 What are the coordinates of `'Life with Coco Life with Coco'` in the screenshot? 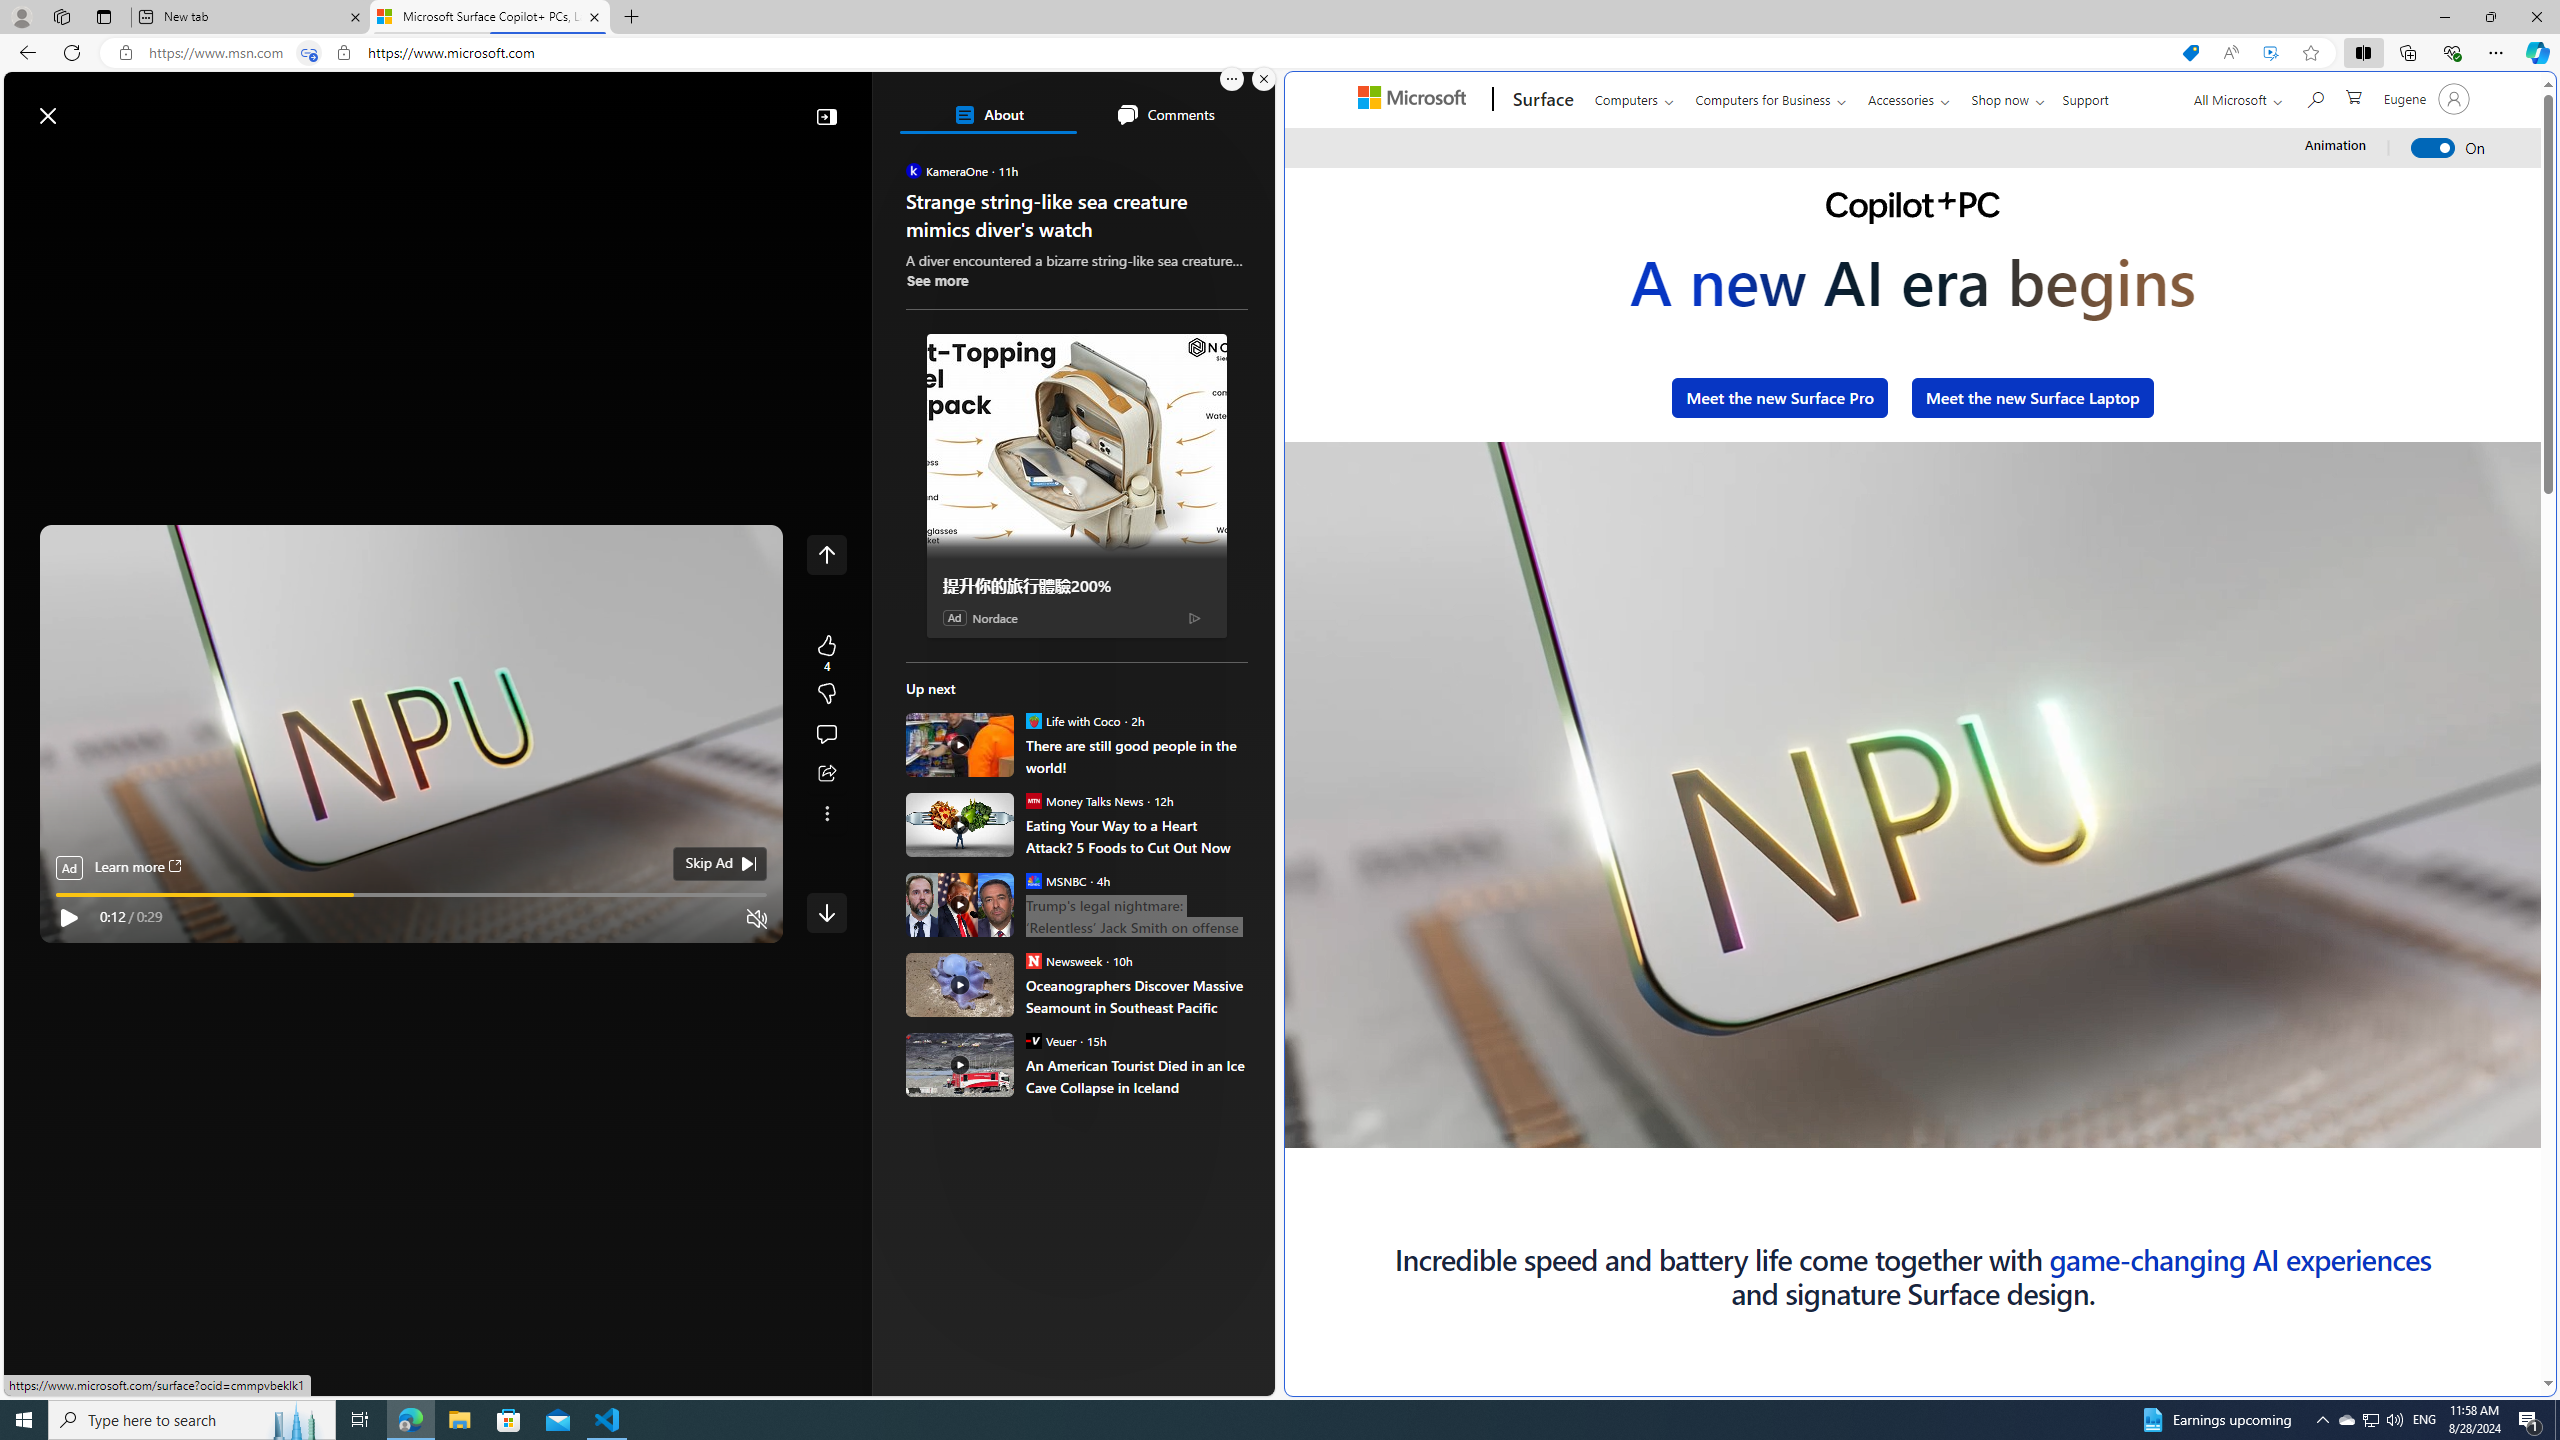 It's located at (1072, 720).